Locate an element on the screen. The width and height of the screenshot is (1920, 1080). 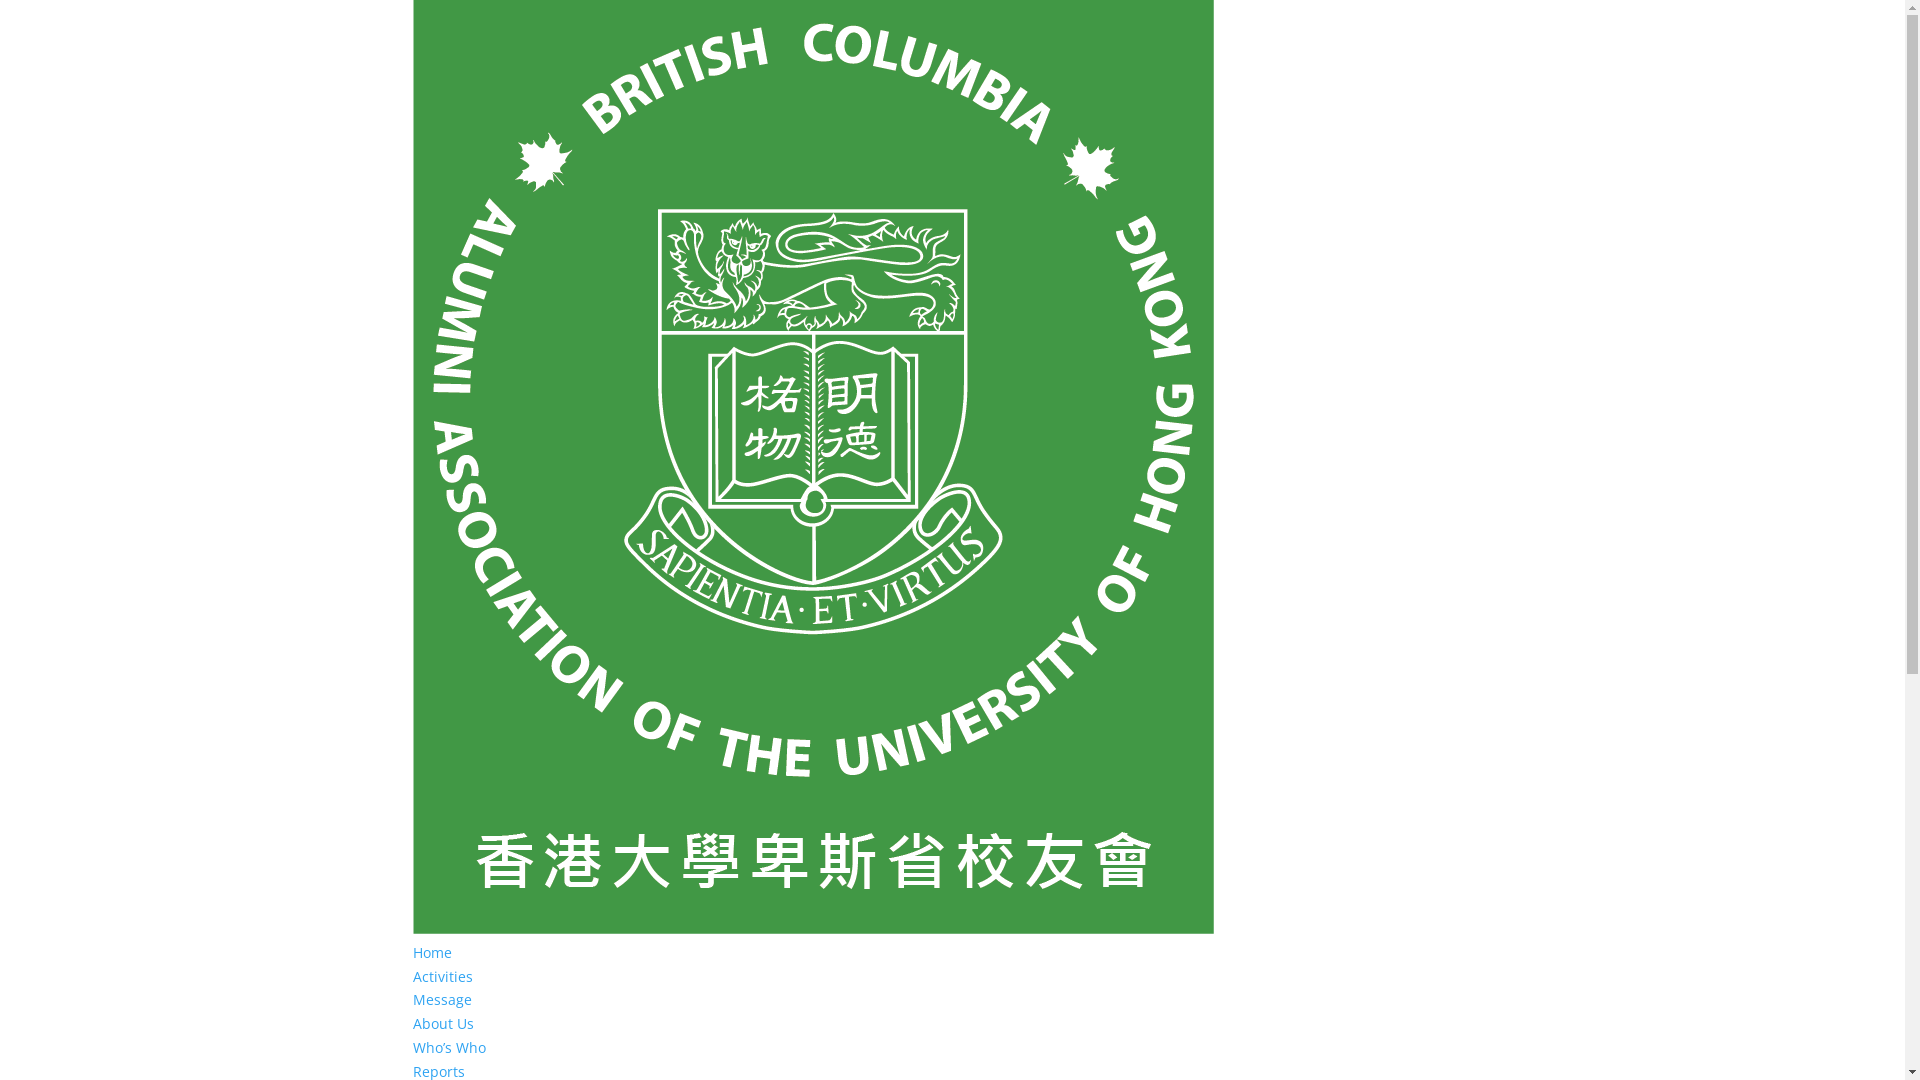
'About Us' is located at coordinates (441, 1023).